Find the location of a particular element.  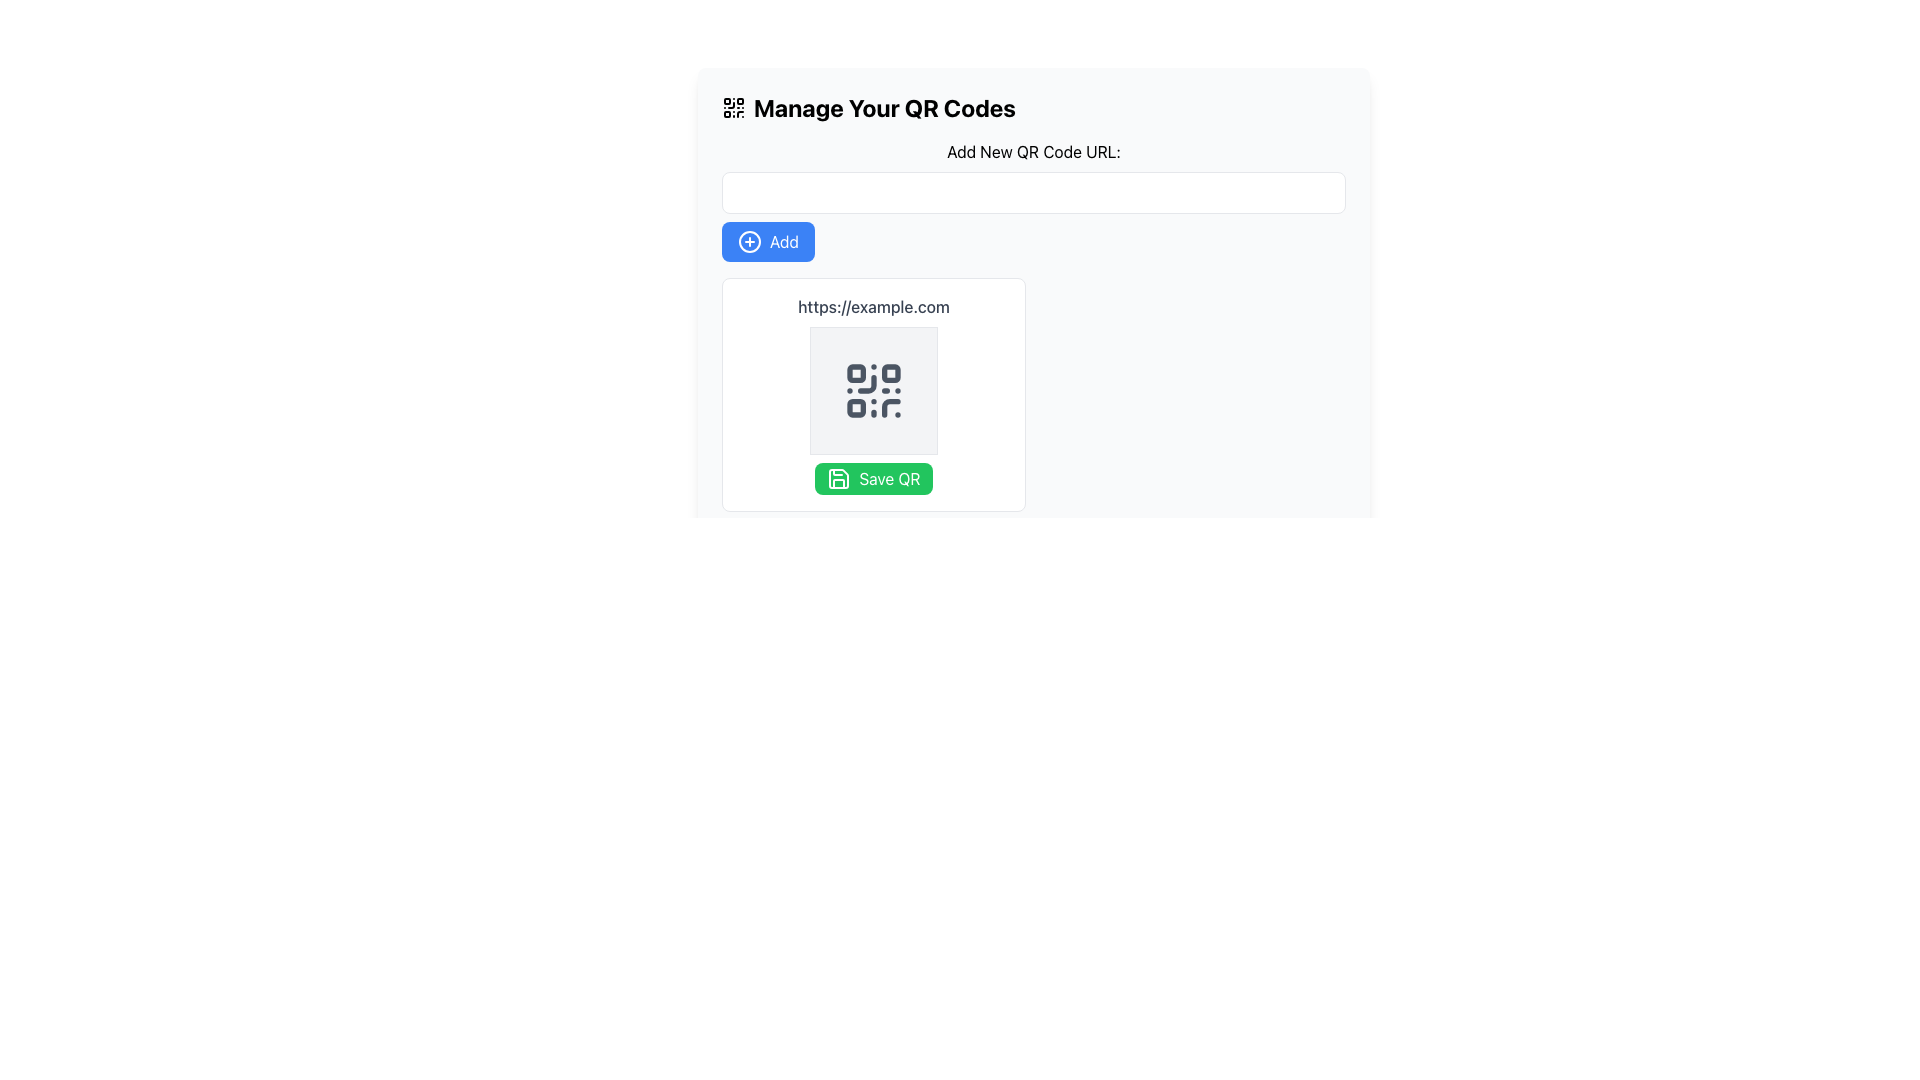

the 'Add' button with a blue background and white text to trigger a visual effect change is located at coordinates (767, 241).